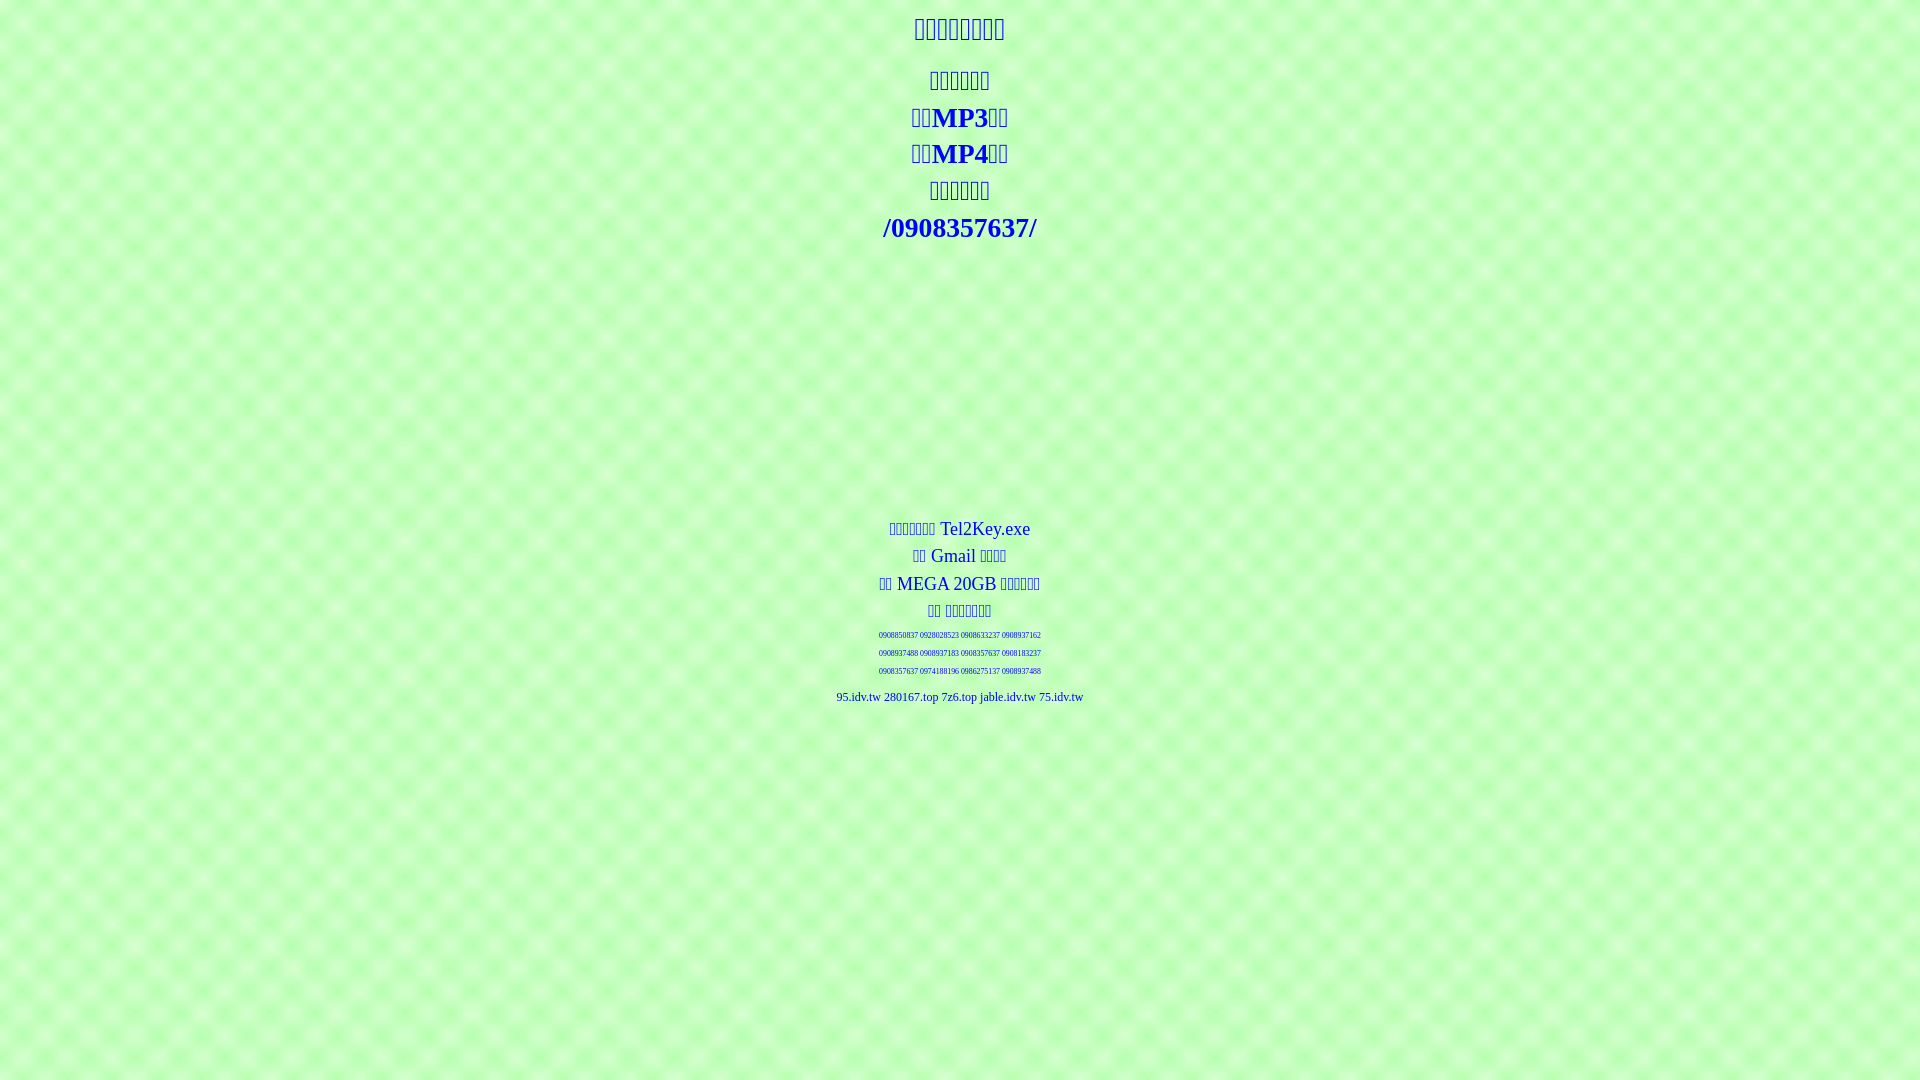  What do you see at coordinates (897, 635) in the screenshot?
I see `'0908850837'` at bounding box center [897, 635].